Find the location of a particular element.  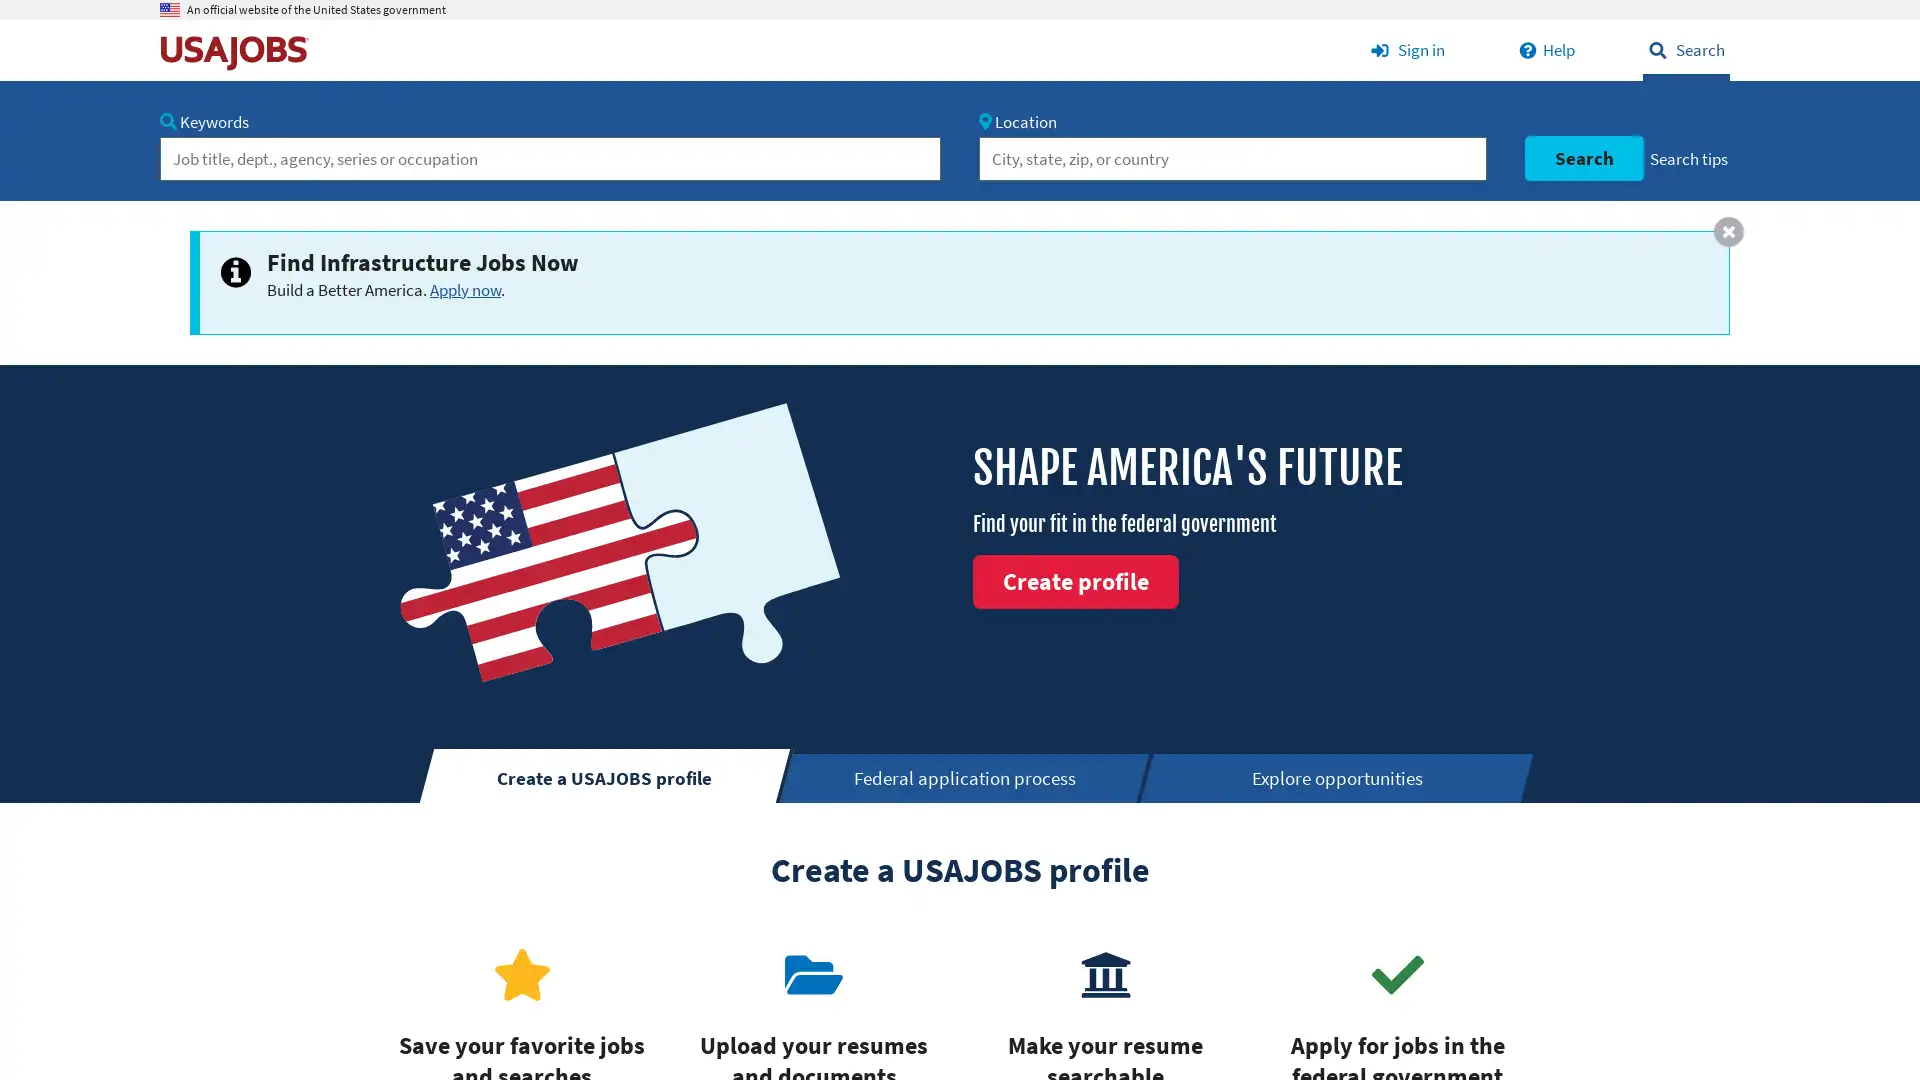

Create a USAJOBS profile is located at coordinates (604, 774).